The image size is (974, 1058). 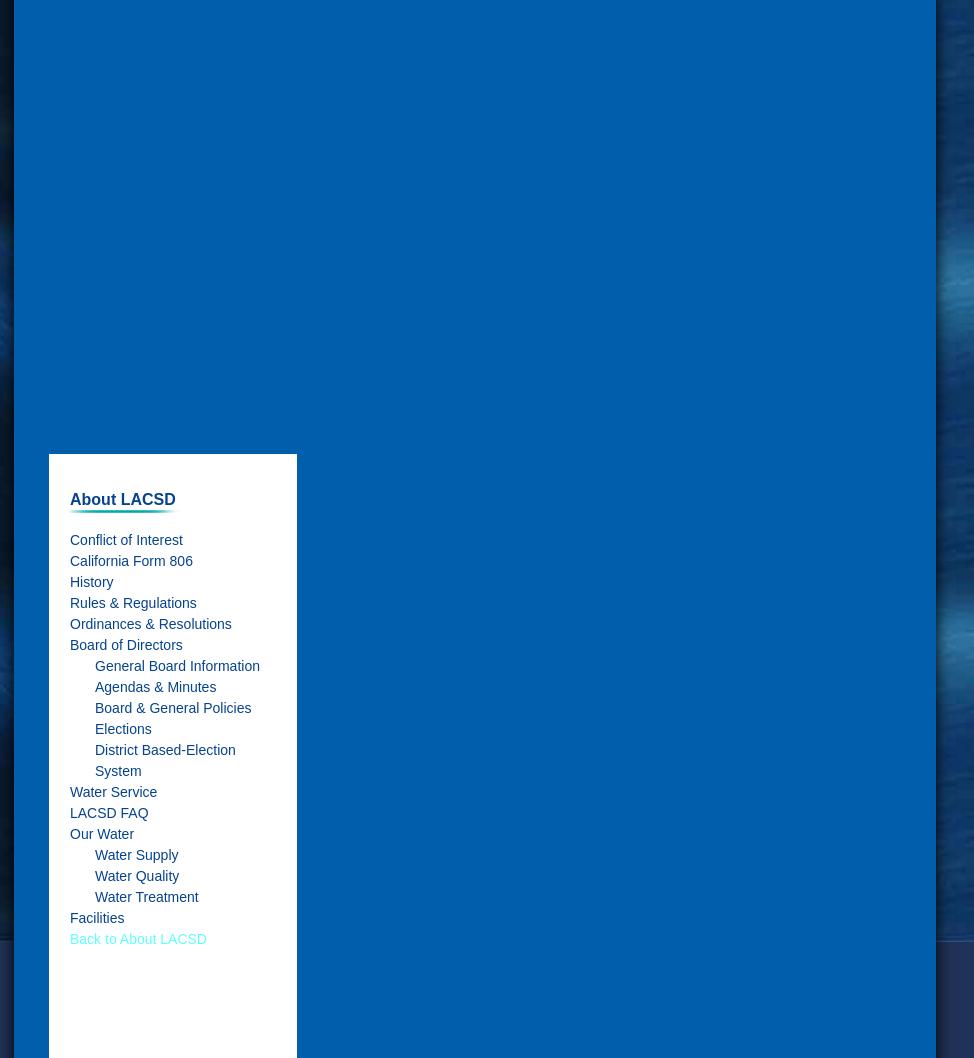 What do you see at coordinates (93, 759) in the screenshot?
I see `'District Based-Election System'` at bounding box center [93, 759].